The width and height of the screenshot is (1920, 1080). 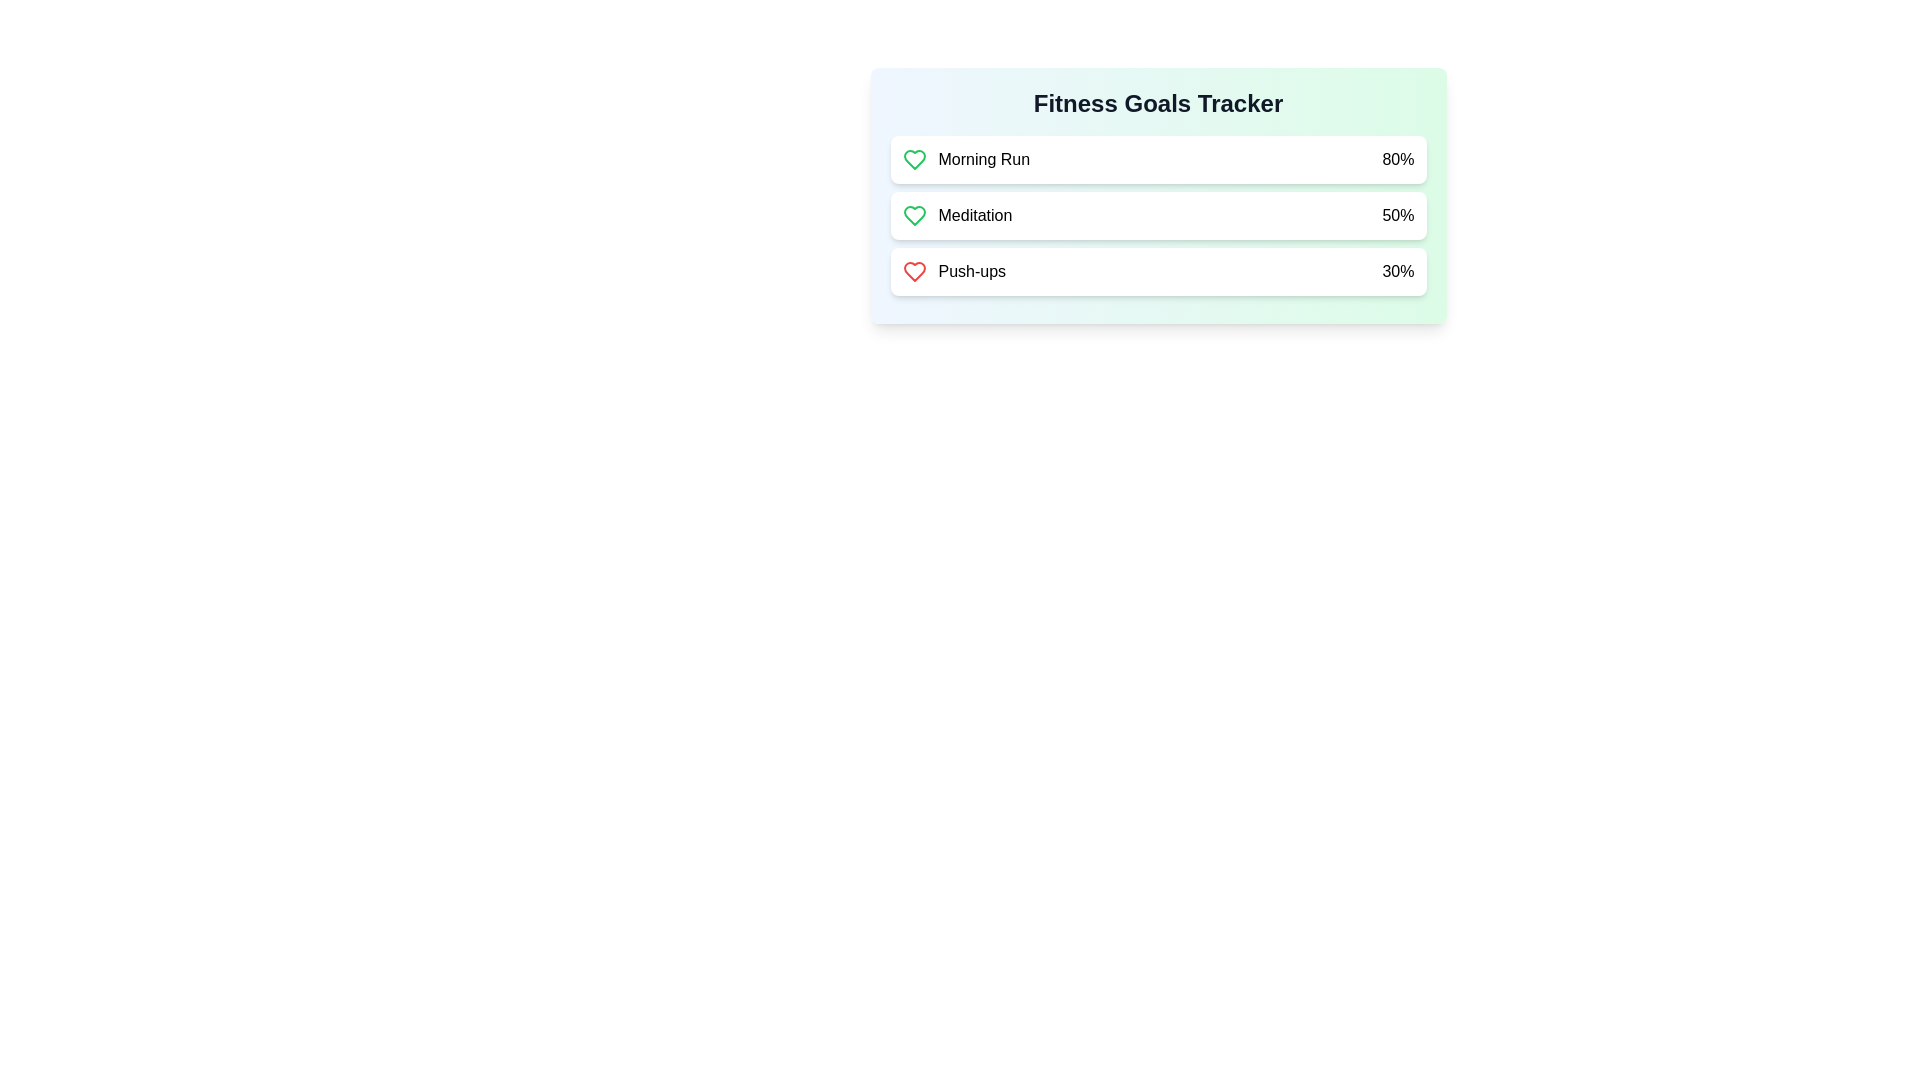 What do you see at coordinates (1158, 158) in the screenshot?
I see `the '80%' completion percentage in the first List item of the 'Fitness Goals Tracker' progress tracker to modify or view completion details` at bounding box center [1158, 158].